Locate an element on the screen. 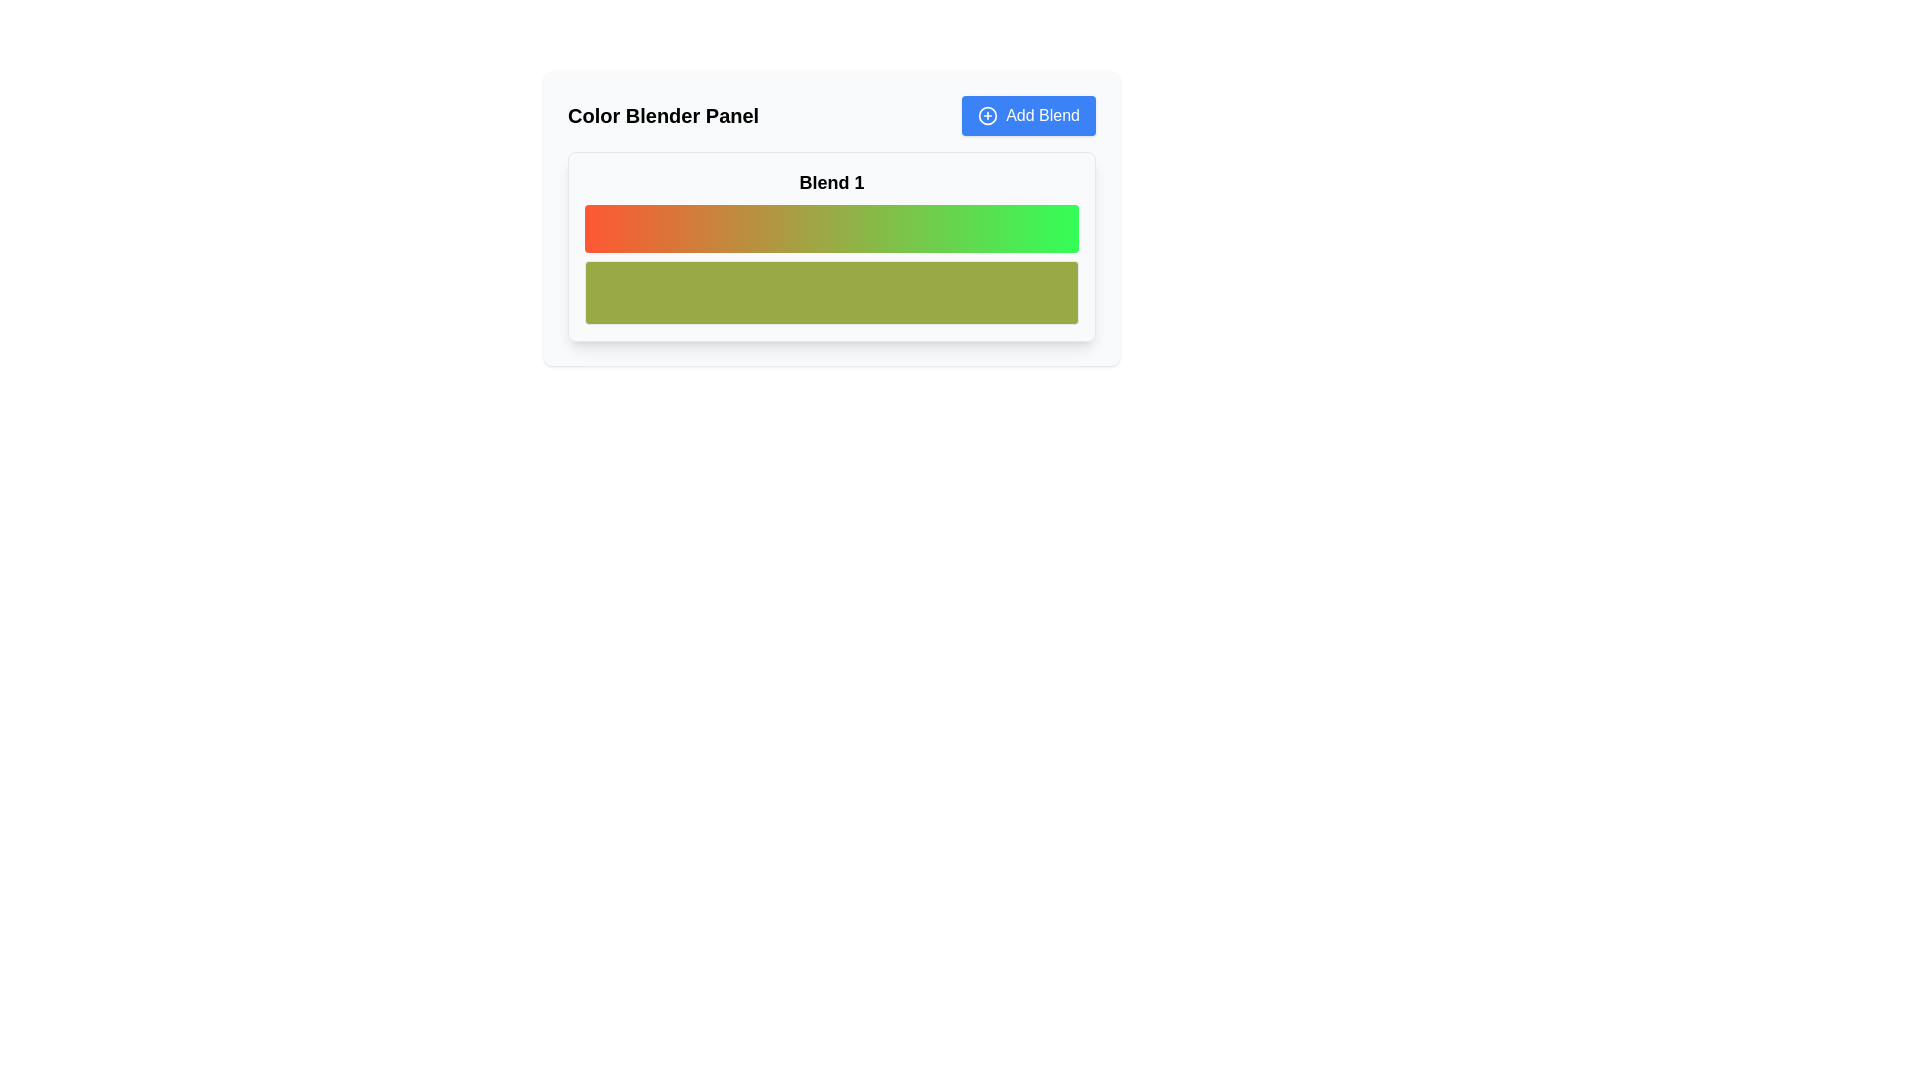 This screenshot has height=1080, width=1920. the icon located to the left of the 'Add Blend' button within the same button in the 'Color Blender Panel' is located at coordinates (988, 115).